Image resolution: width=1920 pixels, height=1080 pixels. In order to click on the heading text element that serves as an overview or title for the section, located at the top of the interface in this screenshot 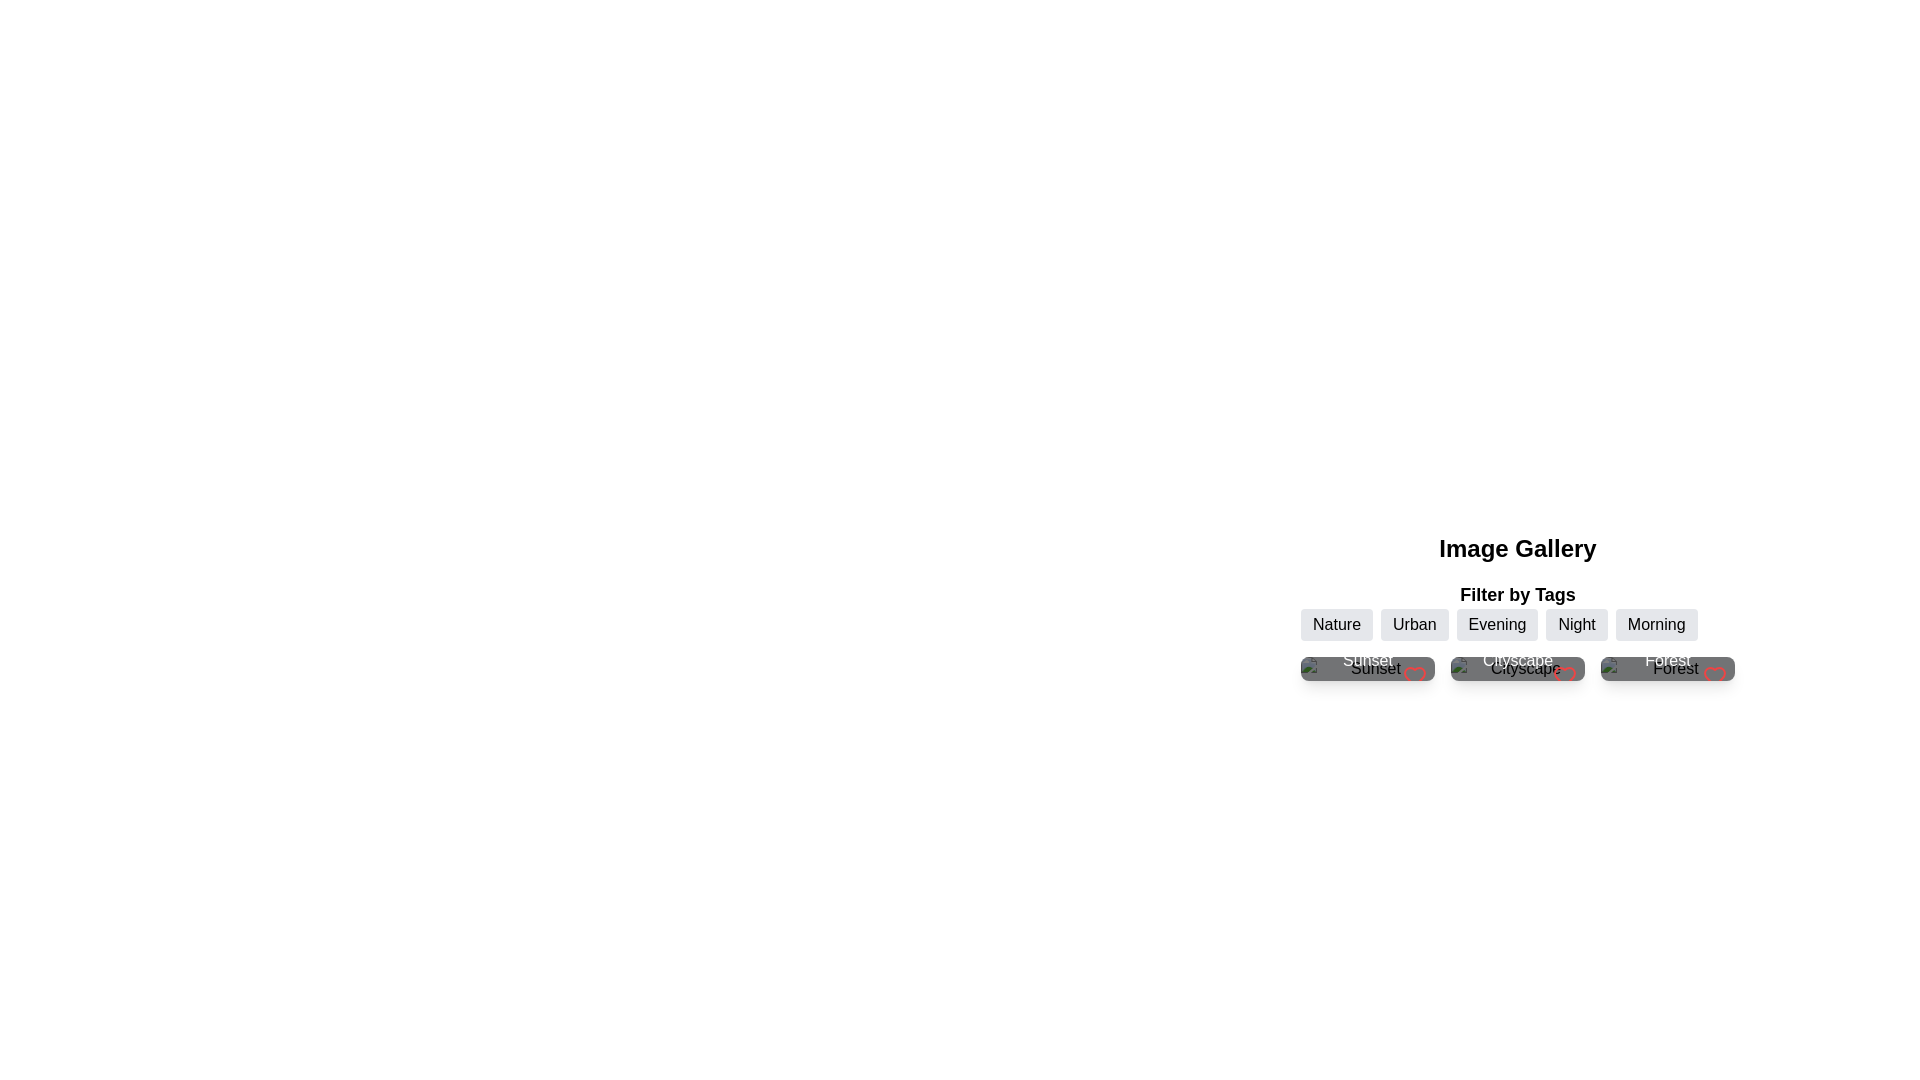, I will do `click(1517, 548)`.